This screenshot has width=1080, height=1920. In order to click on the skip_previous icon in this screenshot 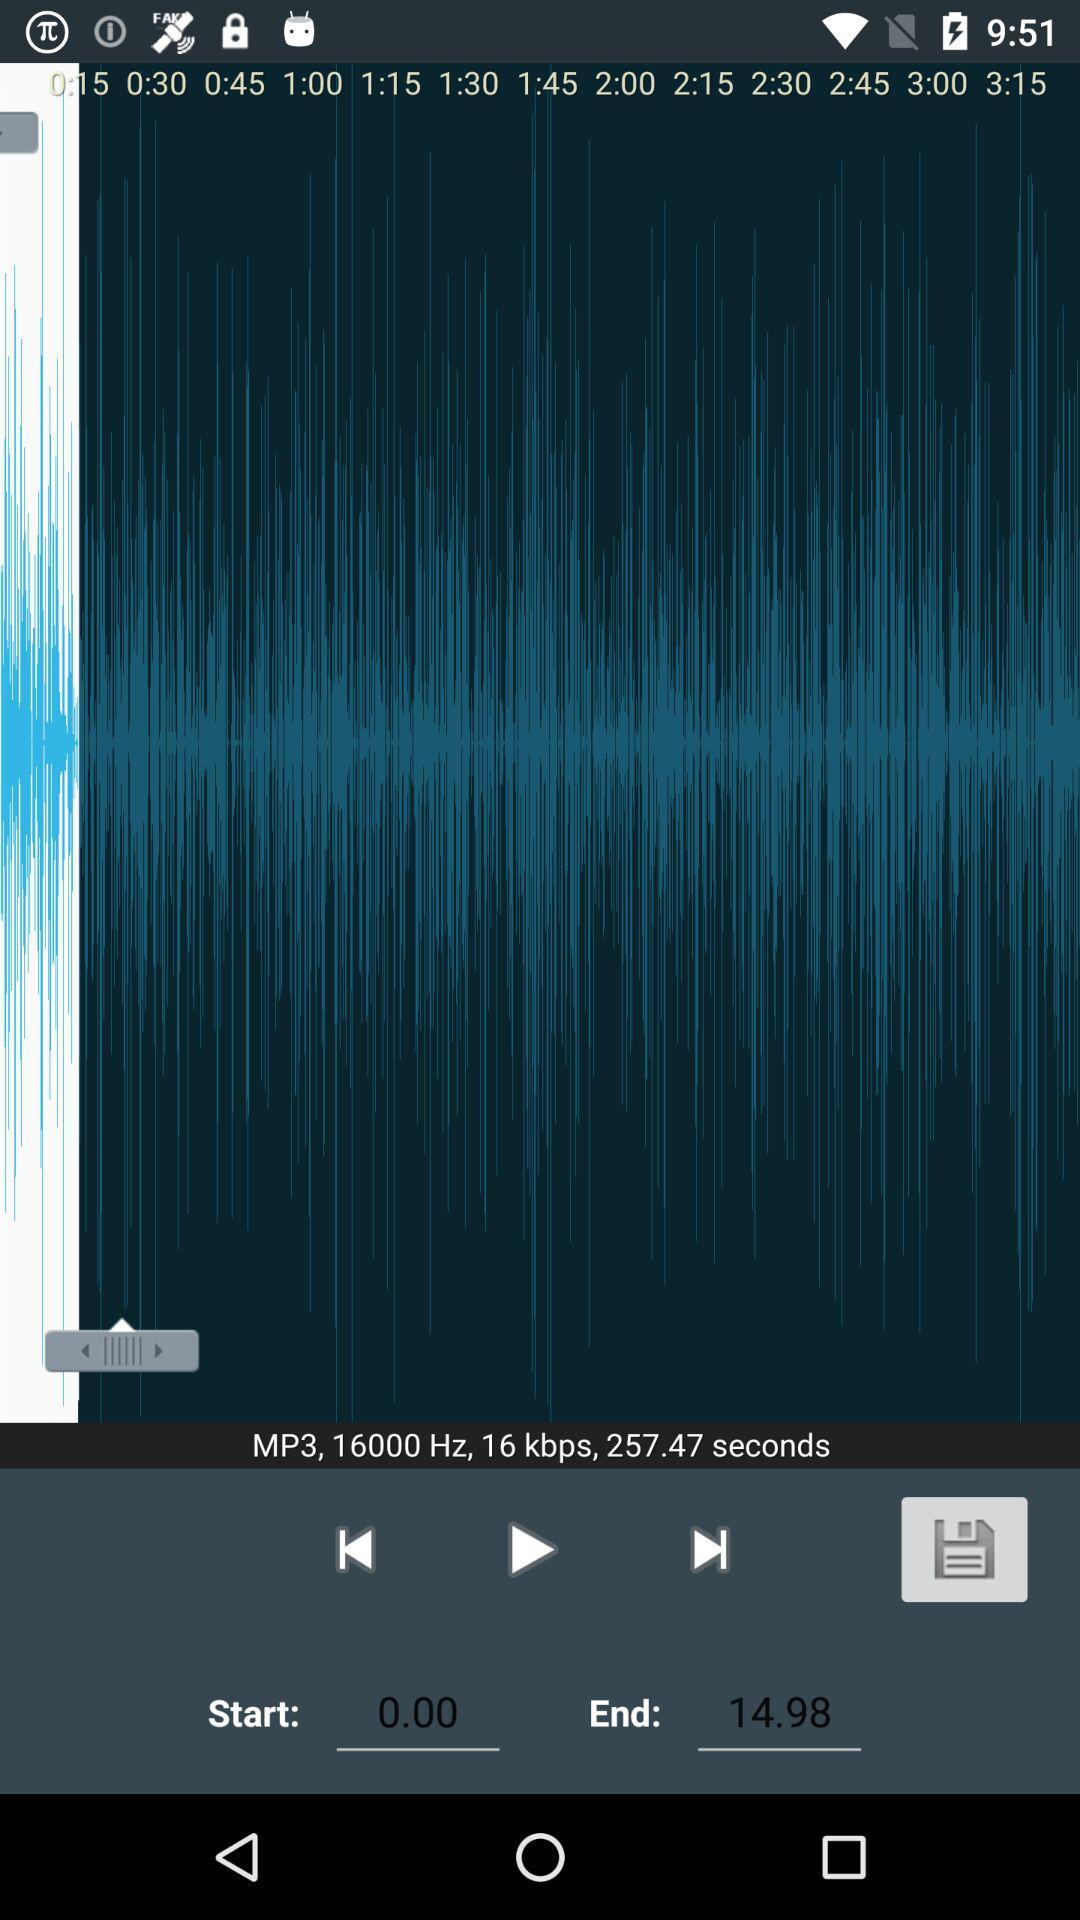, I will do `click(354, 1548)`.